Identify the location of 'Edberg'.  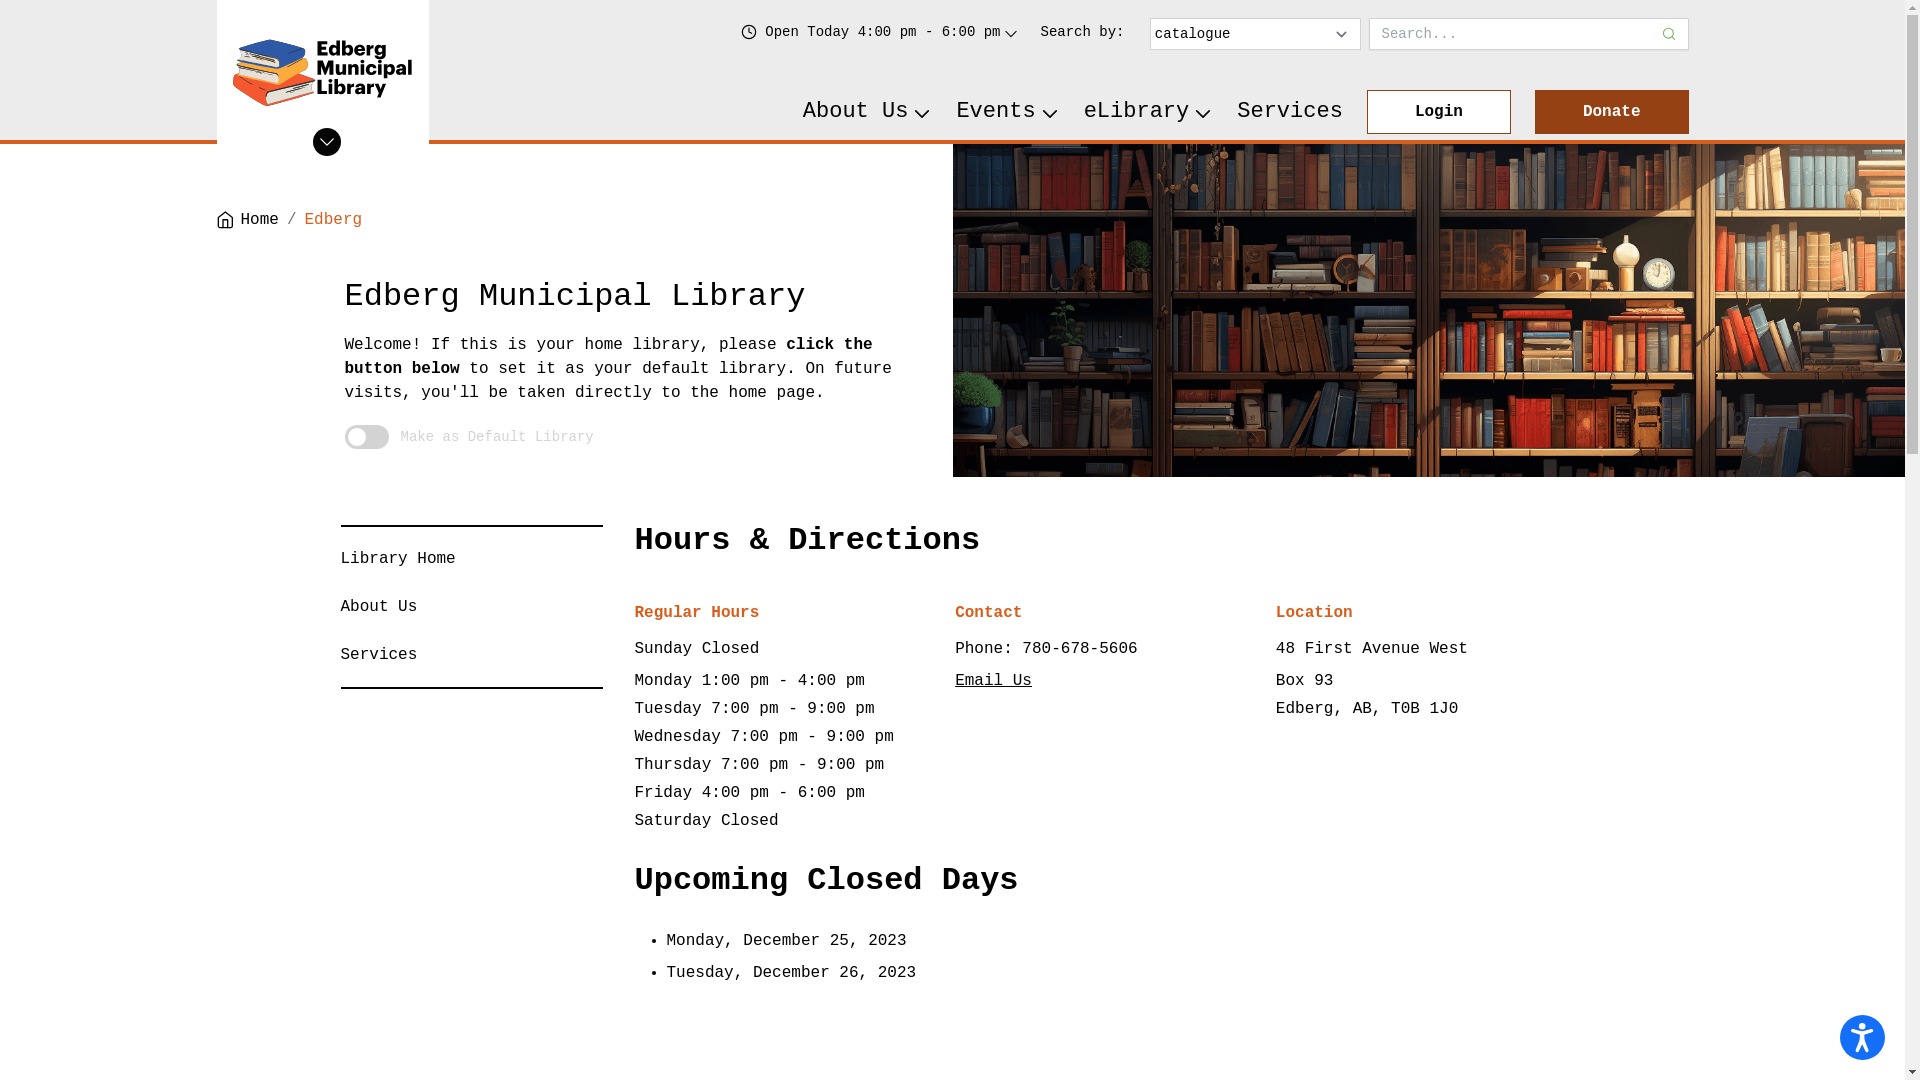
(334, 219).